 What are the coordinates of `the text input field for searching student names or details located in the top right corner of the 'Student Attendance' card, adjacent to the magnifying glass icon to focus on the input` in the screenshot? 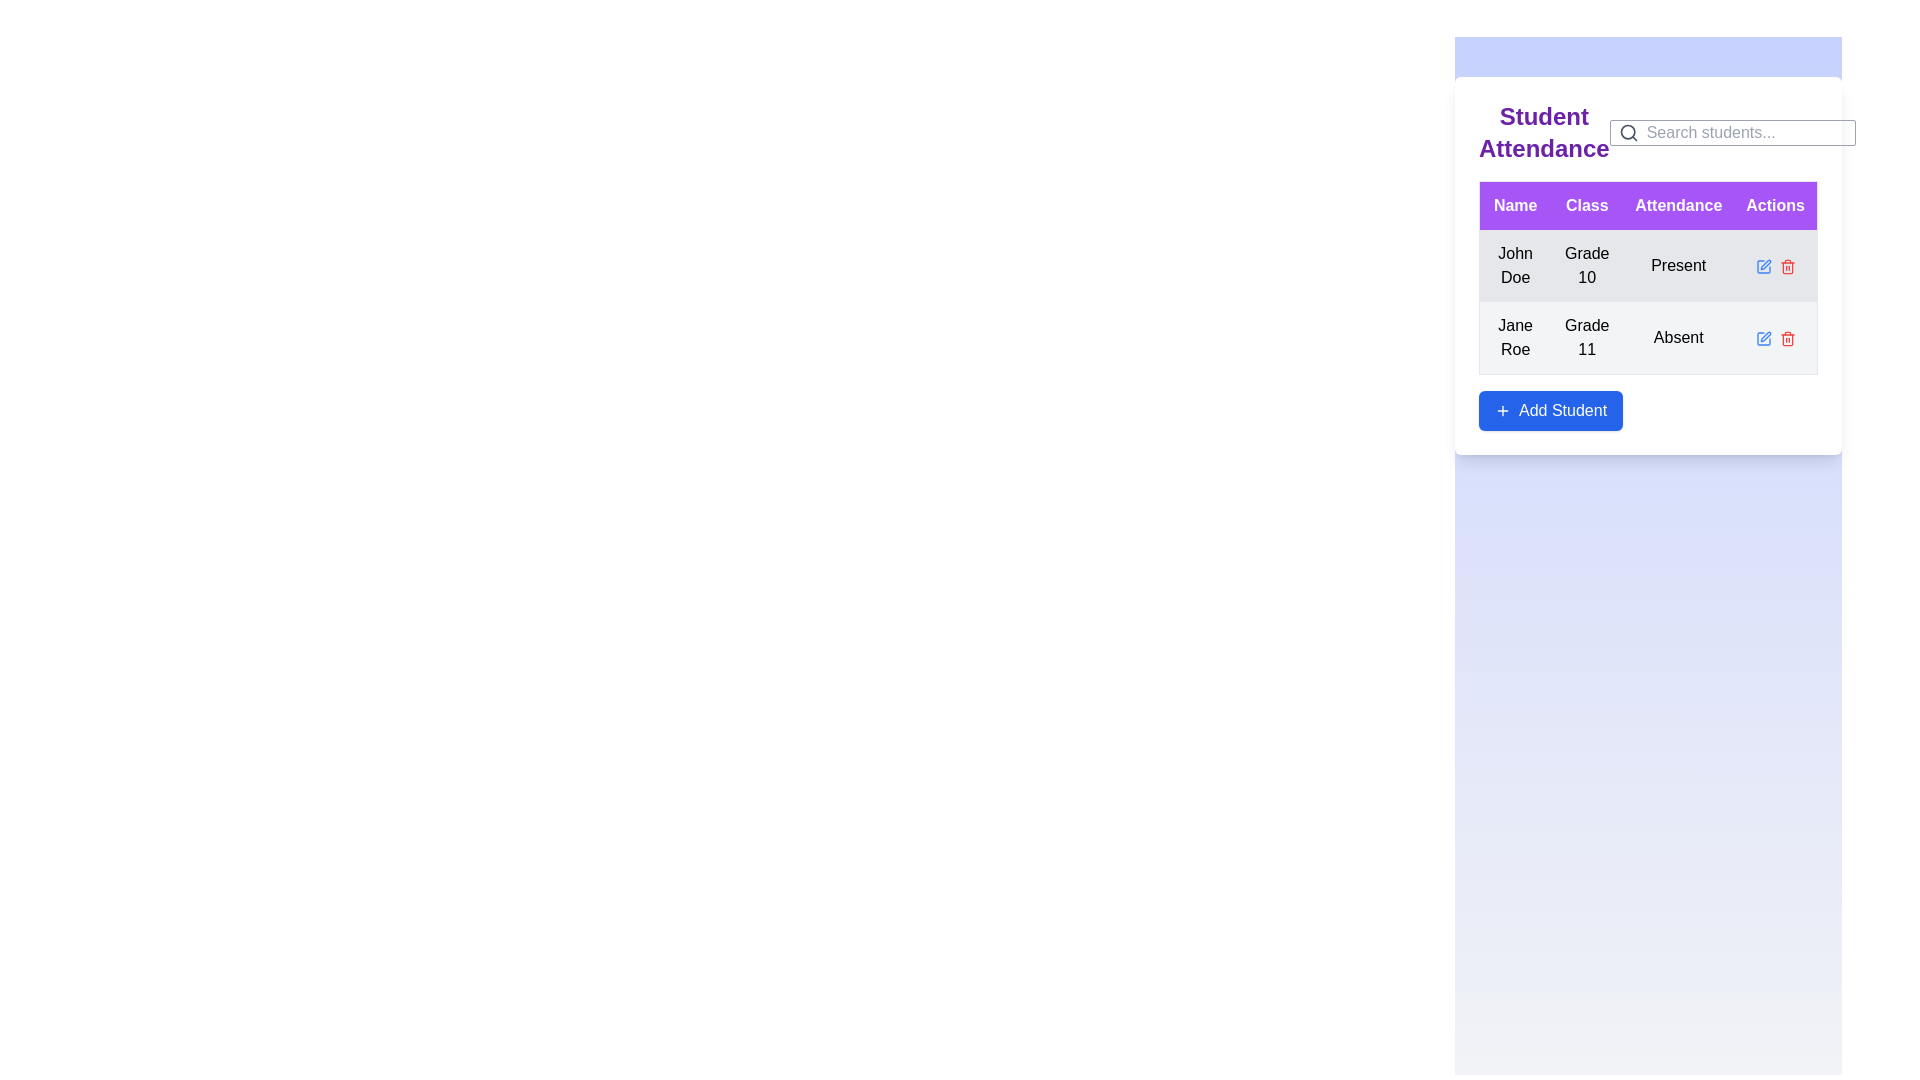 It's located at (1745, 132).